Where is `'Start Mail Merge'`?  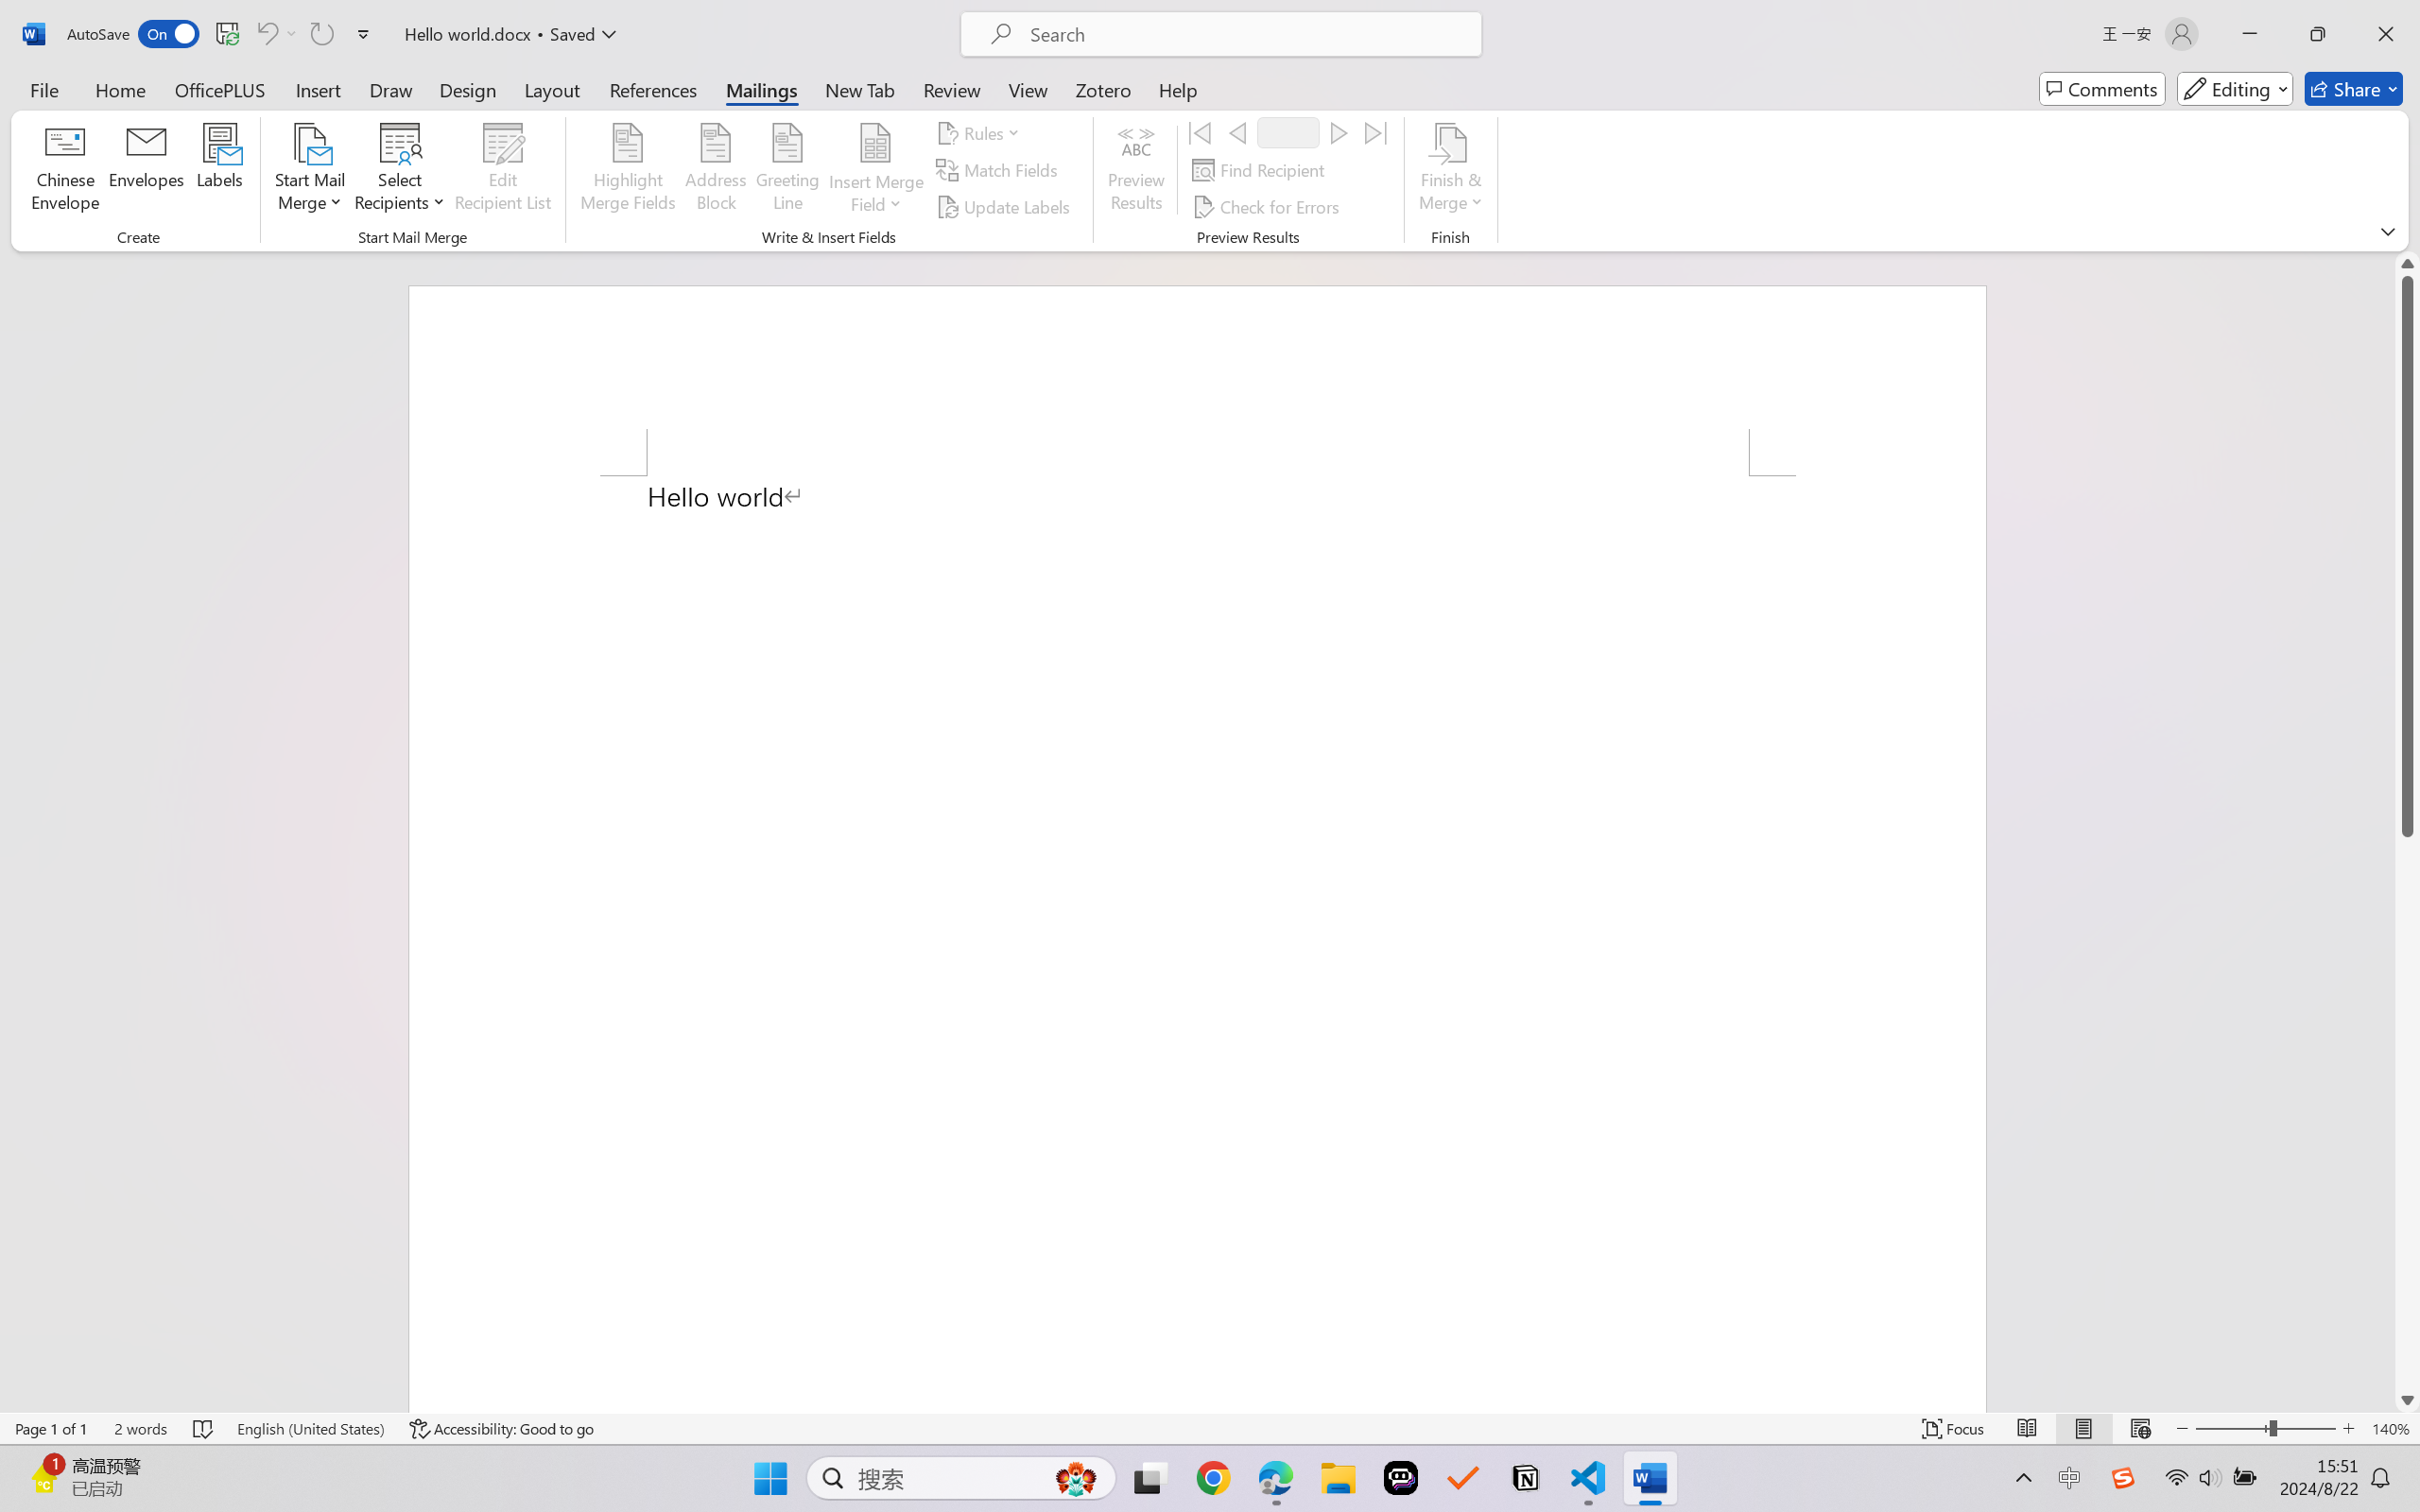
'Start Mail Merge' is located at coordinates (308, 170).